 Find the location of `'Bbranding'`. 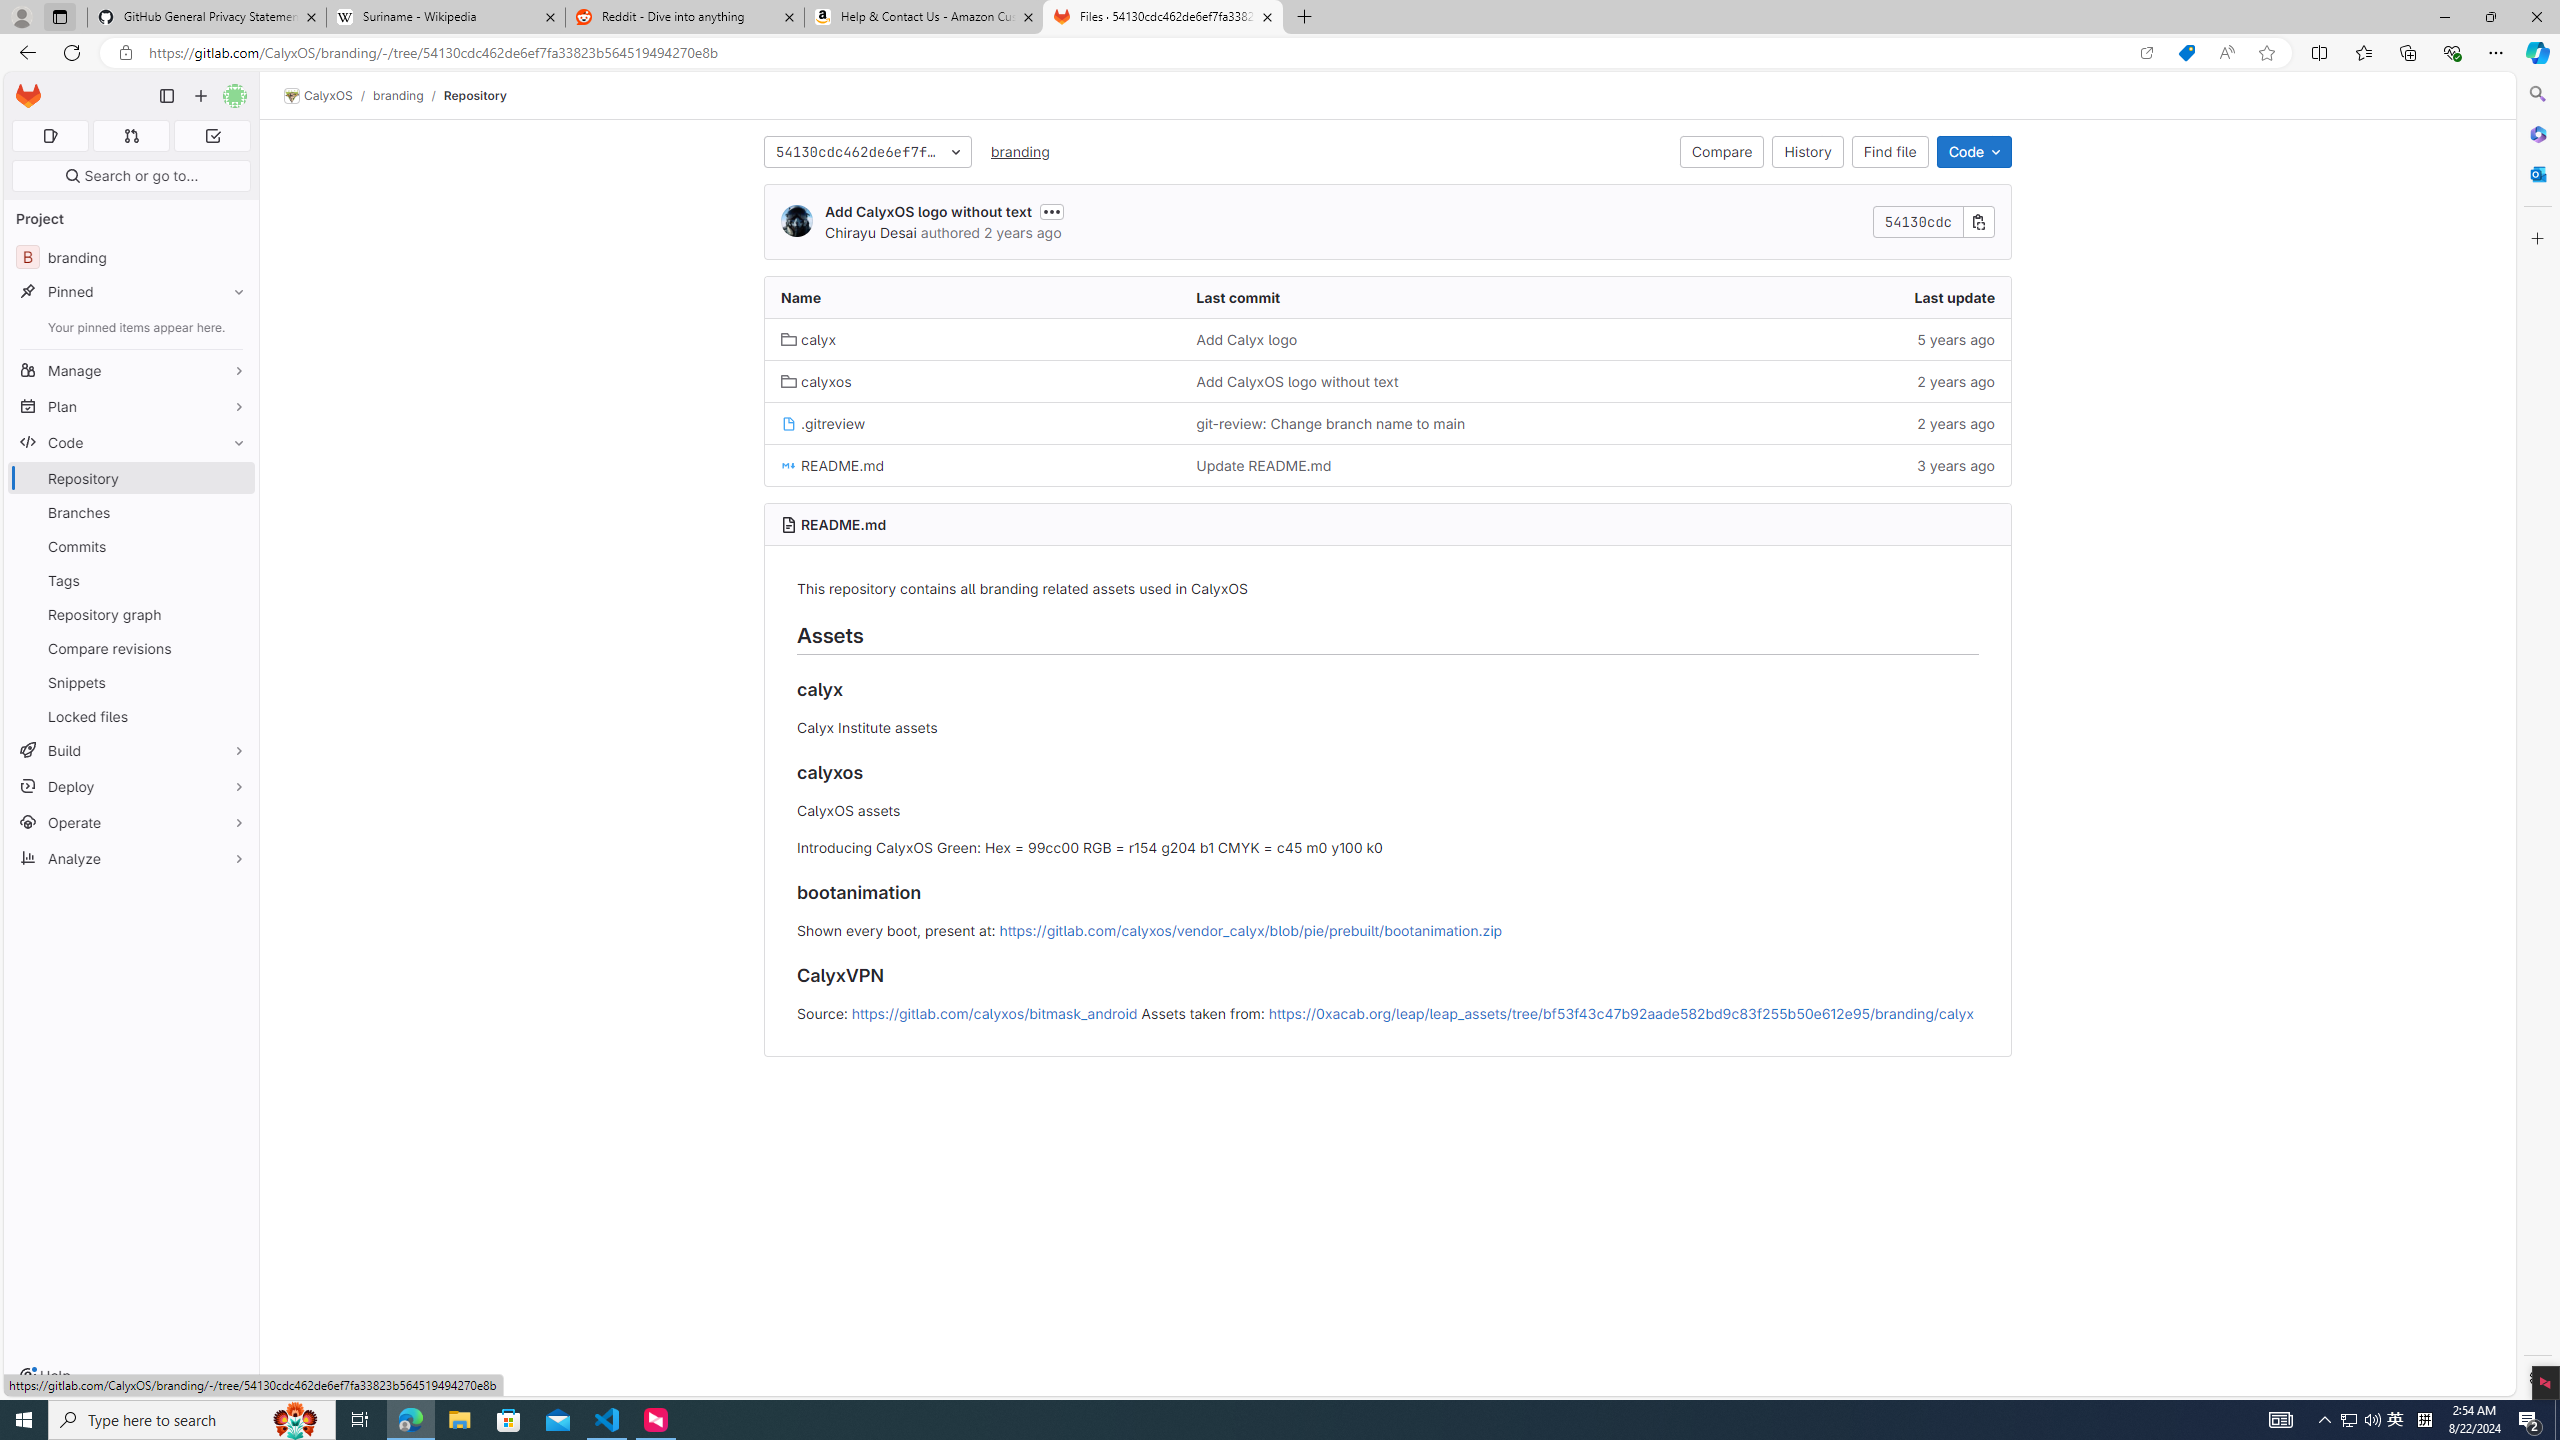

'Bbranding' is located at coordinates (130, 256).